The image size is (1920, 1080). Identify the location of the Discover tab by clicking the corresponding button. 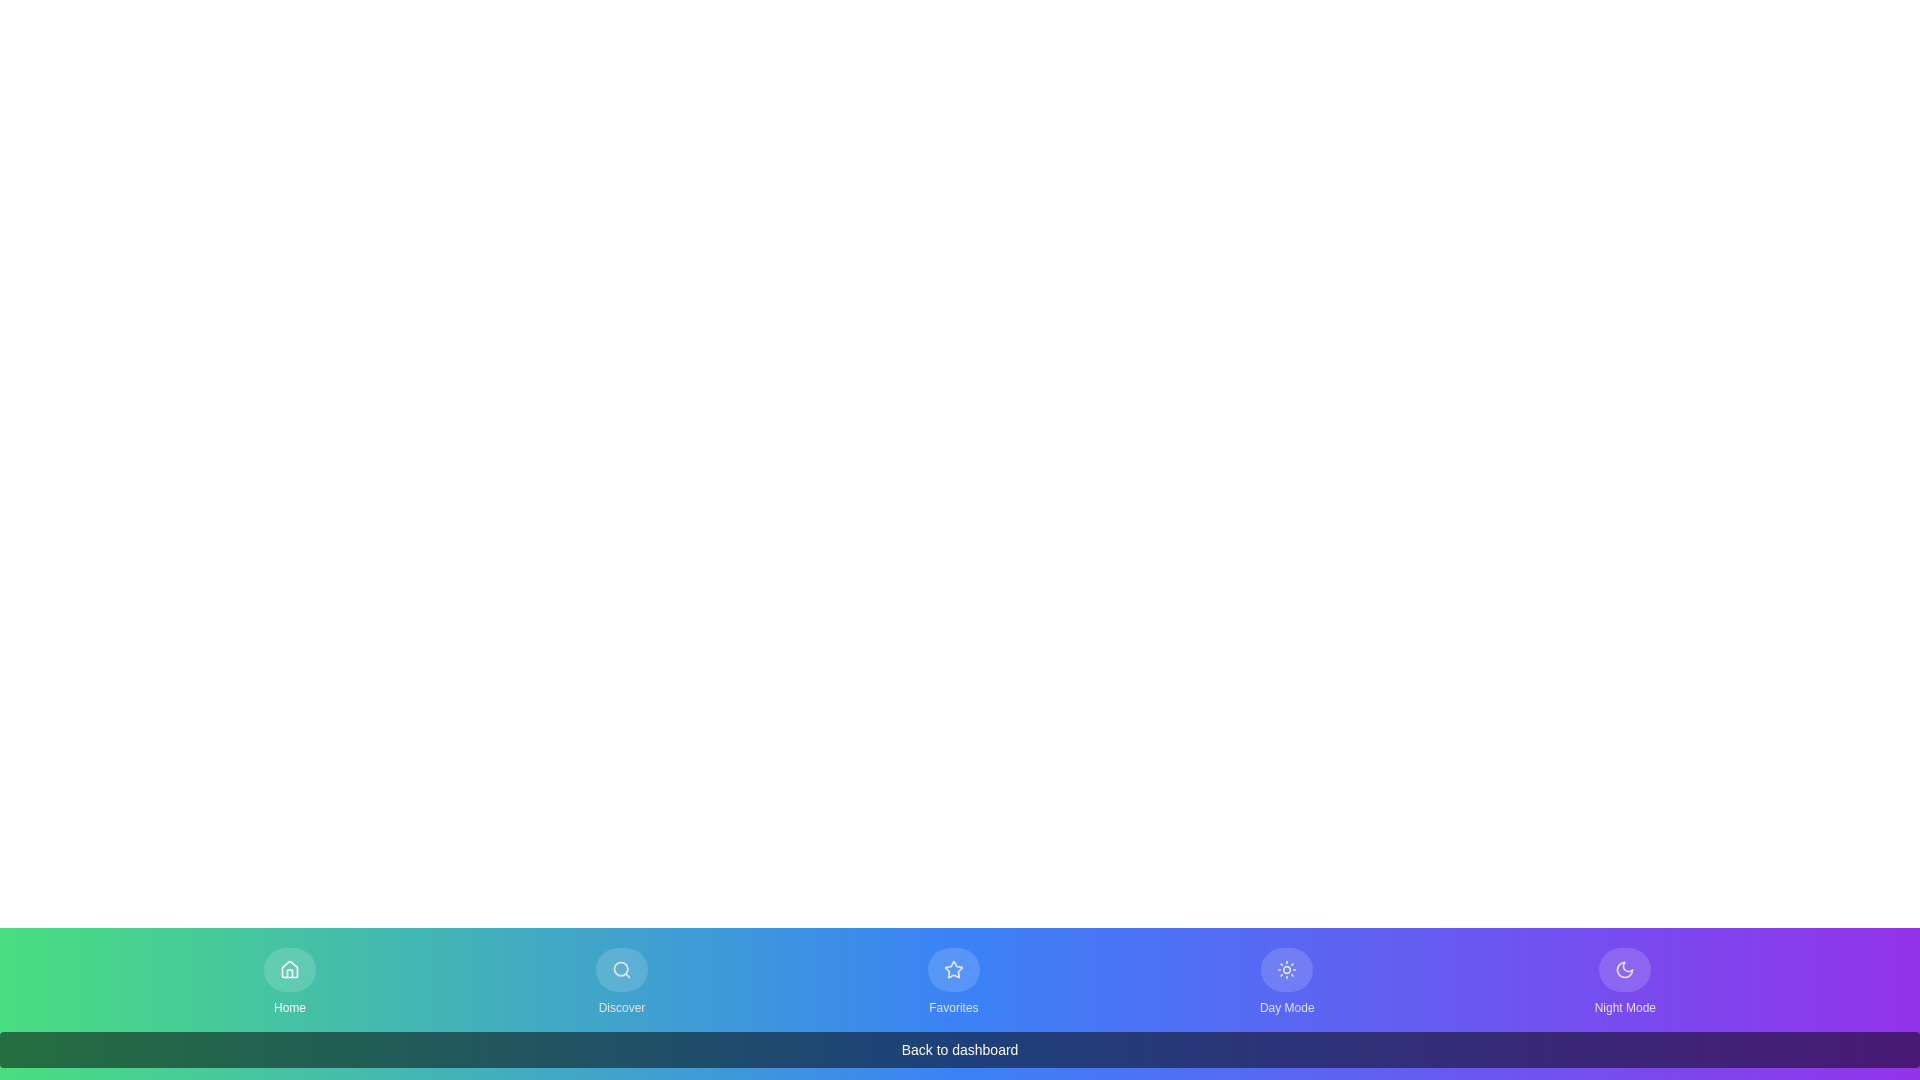
(620, 981).